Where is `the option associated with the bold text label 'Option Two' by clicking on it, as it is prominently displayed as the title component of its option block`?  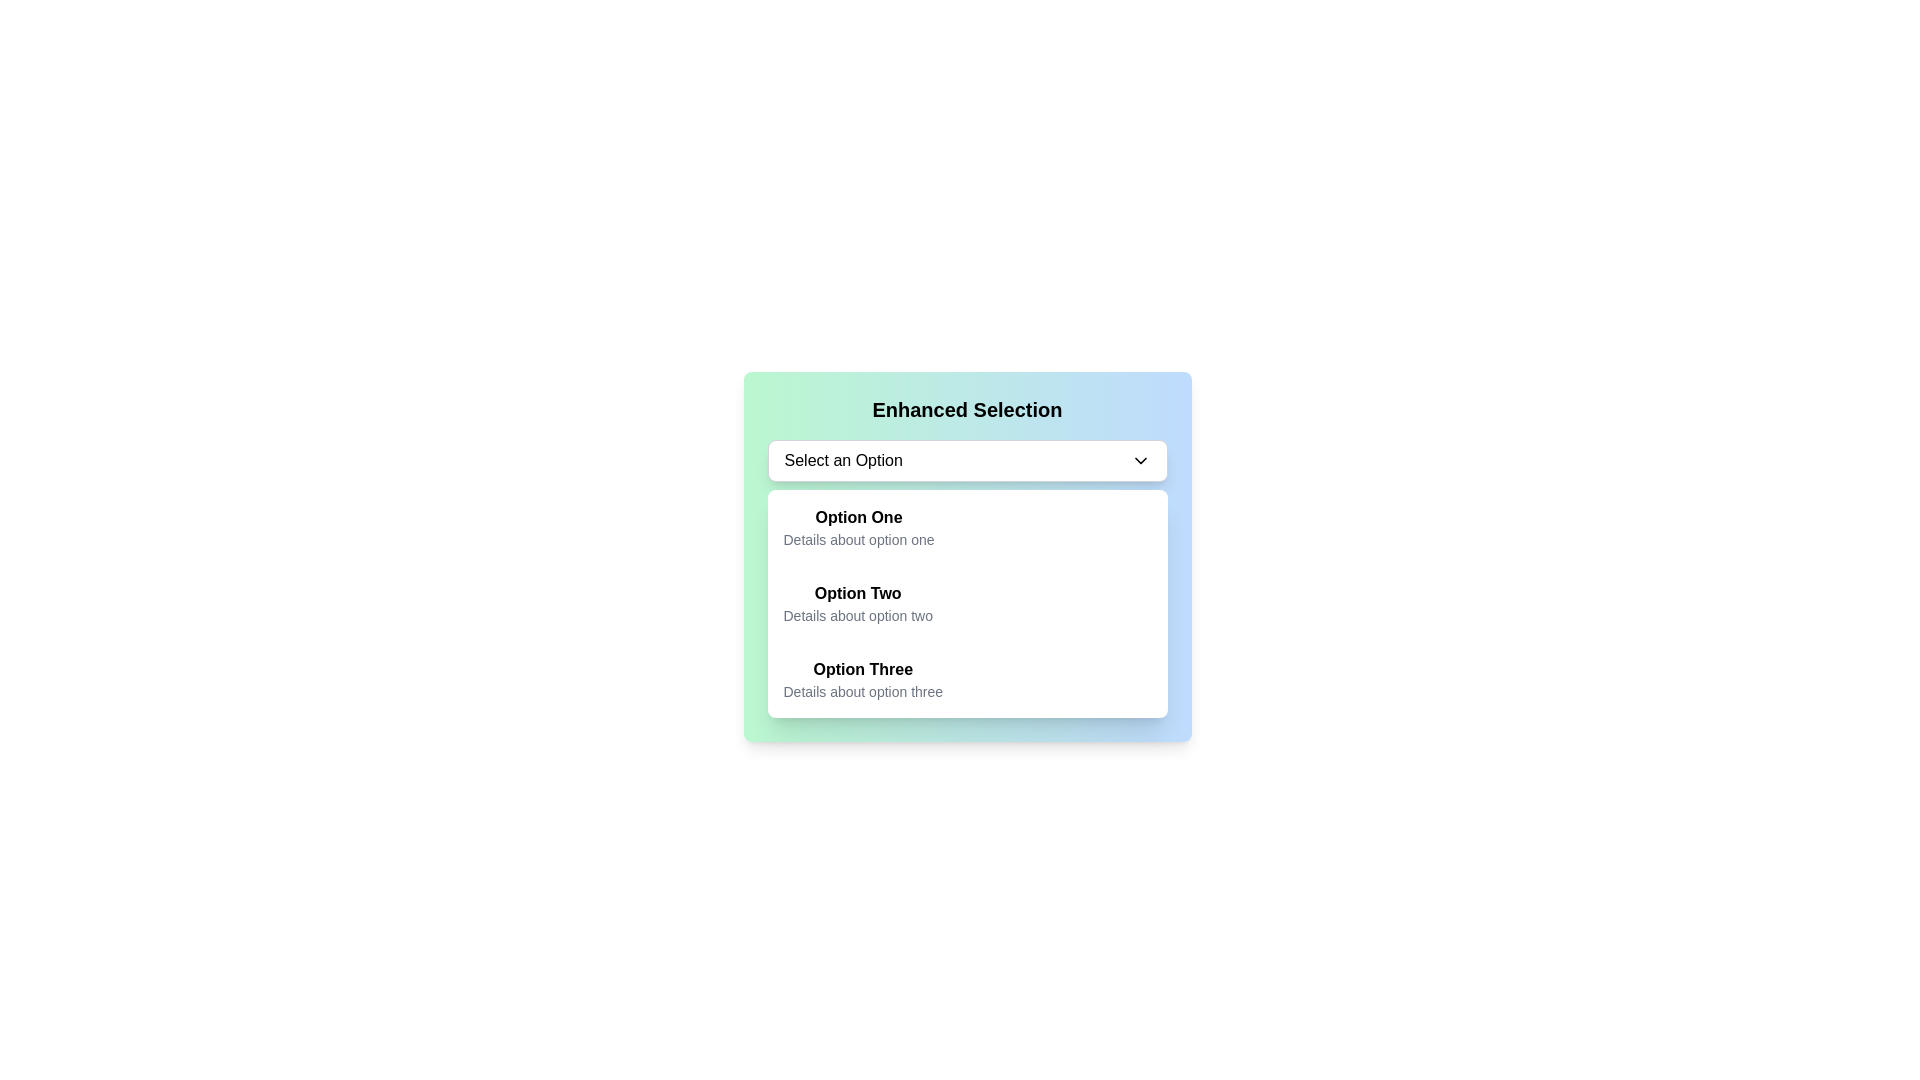 the option associated with the bold text label 'Option Two' by clicking on it, as it is prominently displayed as the title component of its option block is located at coordinates (858, 593).